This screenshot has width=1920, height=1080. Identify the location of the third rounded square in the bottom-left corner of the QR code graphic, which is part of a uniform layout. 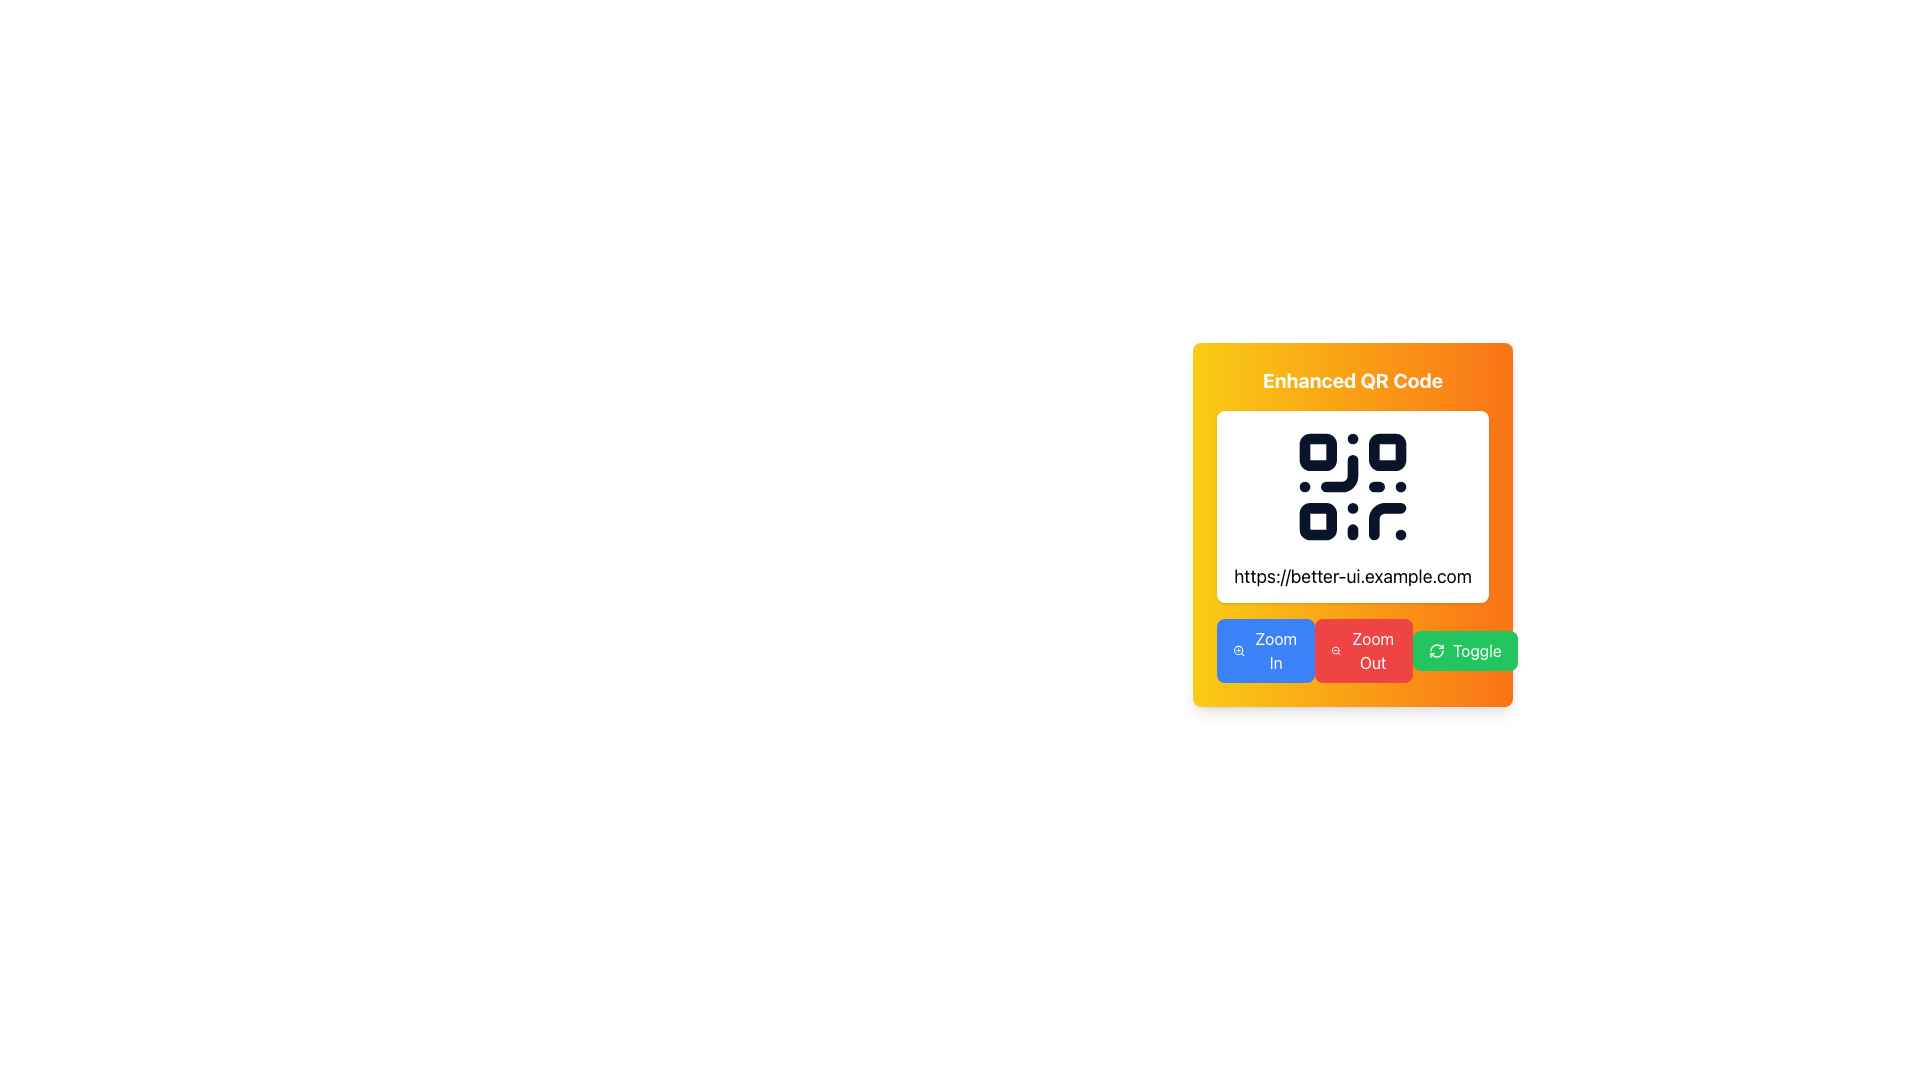
(1318, 520).